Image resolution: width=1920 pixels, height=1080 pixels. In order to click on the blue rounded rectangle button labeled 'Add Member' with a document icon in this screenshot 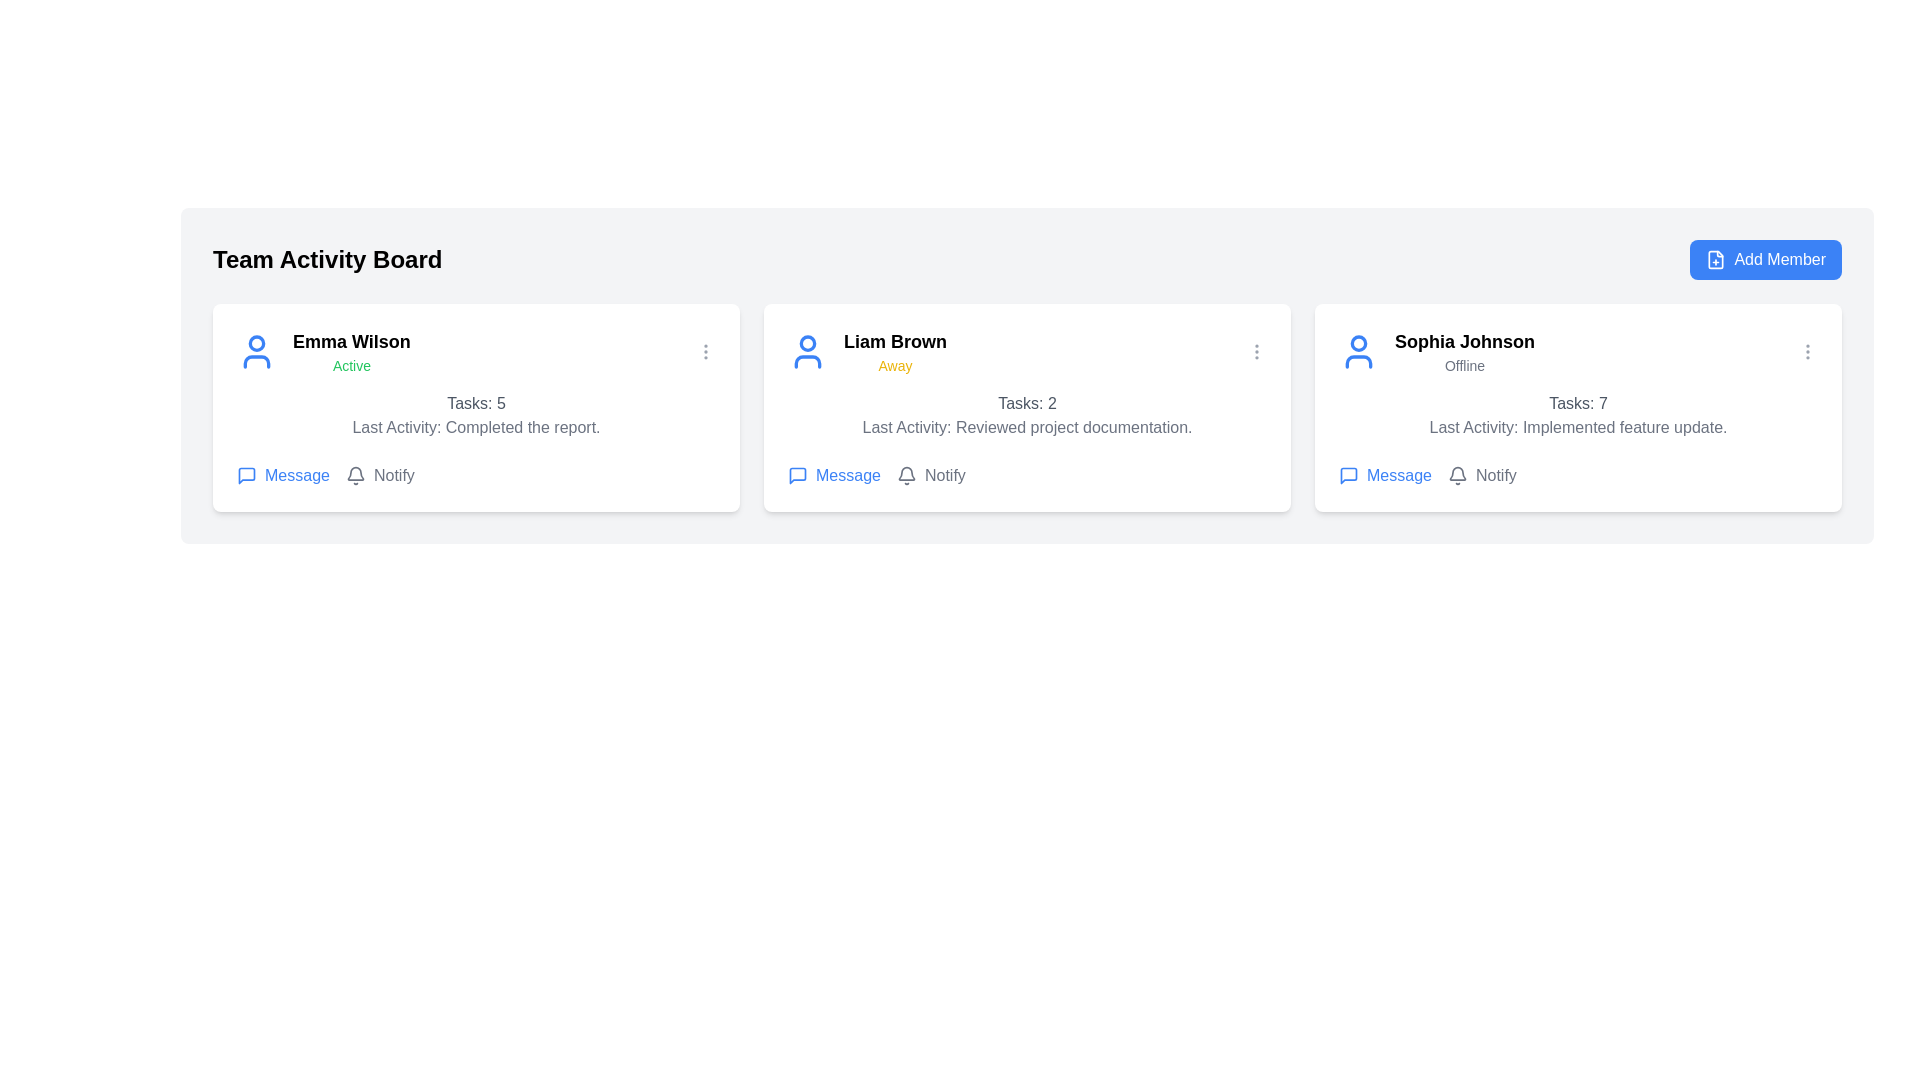, I will do `click(1766, 258)`.